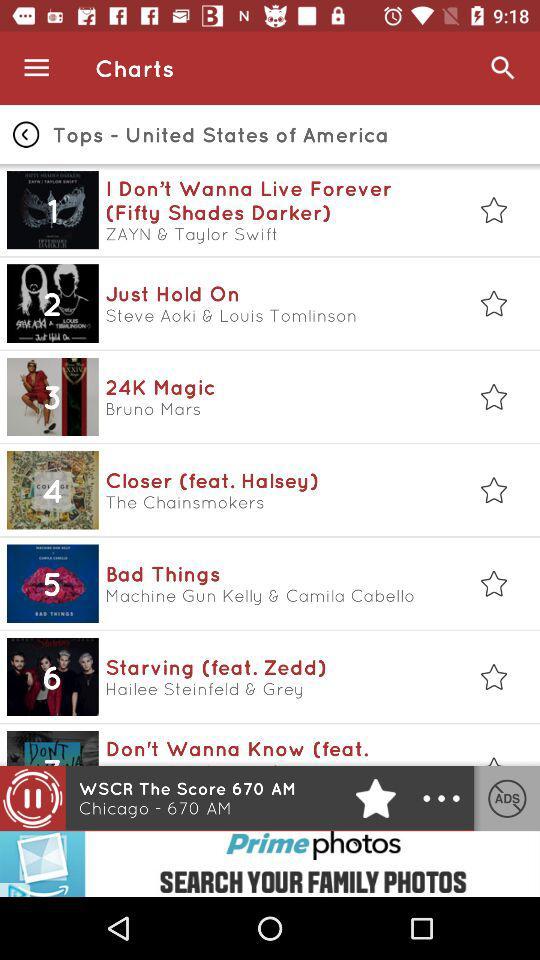 The image size is (540, 960). Describe the element at coordinates (25, 133) in the screenshot. I see `the arrow_backward icon` at that location.